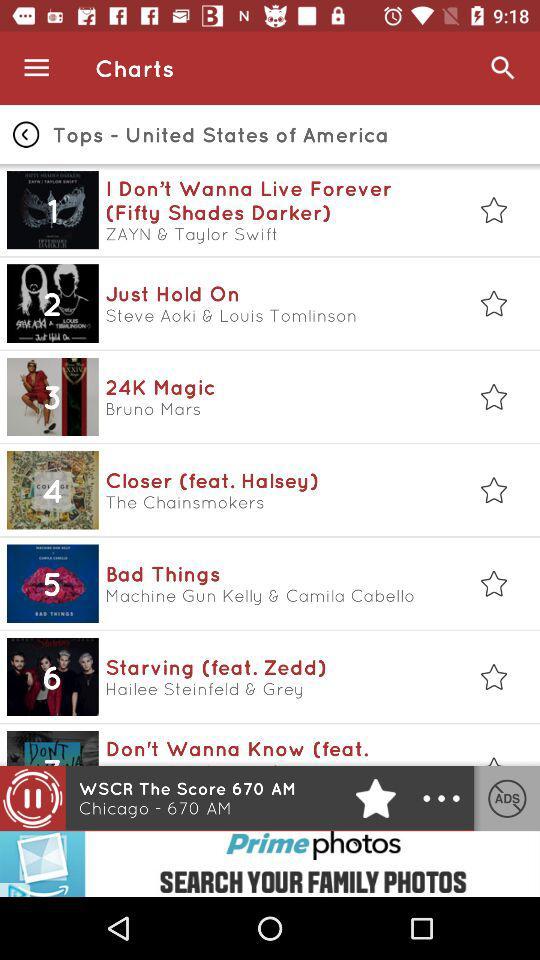 The image size is (540, 960). Describe the element at coordinates (25, 133) in the screenshot. I see `the arrow_backward icon` at that location.